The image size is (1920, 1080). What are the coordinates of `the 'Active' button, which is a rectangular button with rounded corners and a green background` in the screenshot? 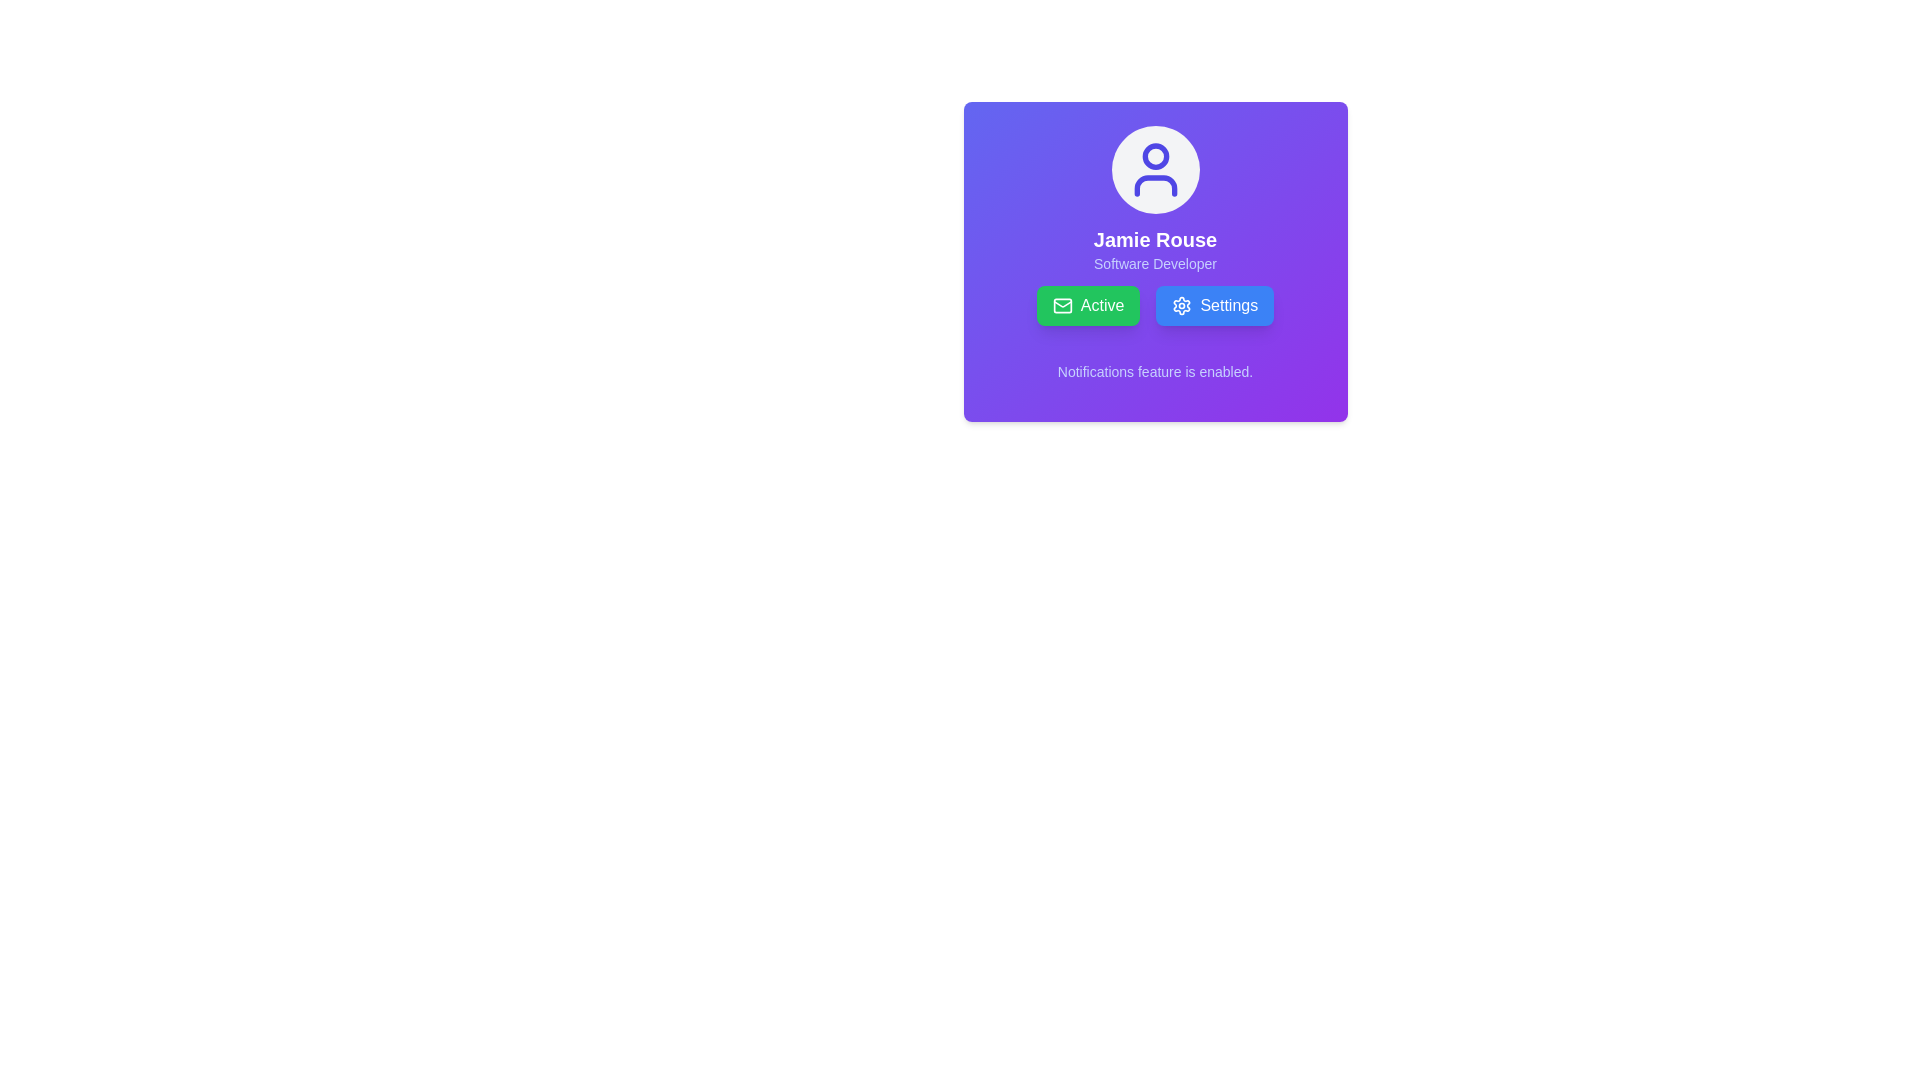 It's located at (1087, 305).